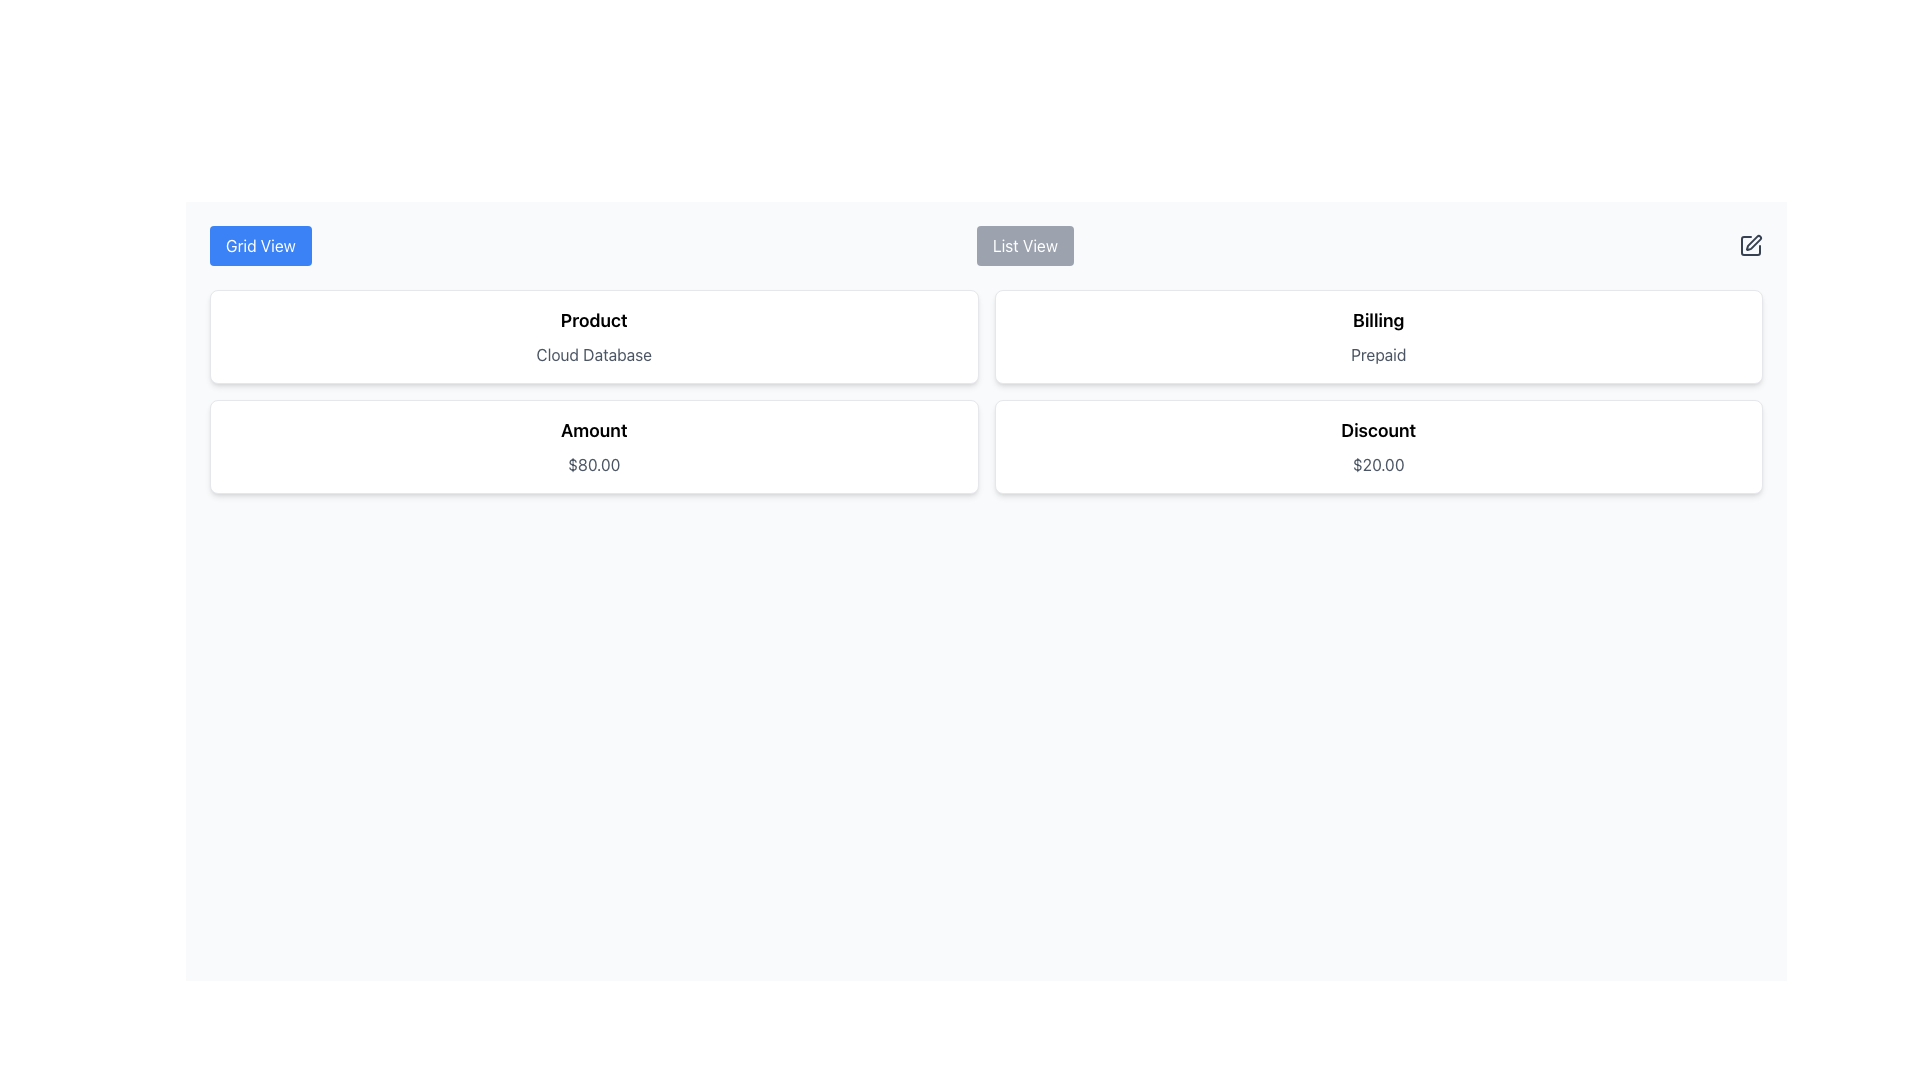 The width and height of the screenshot is (1920, 1080). What do you see at coordinates (1377, 335) in the screenshot?
I see `the Content Display Box that displays details related to the 'Billing' category and highlights the 'Prepaid' type` at bounding box center [1377, 335].